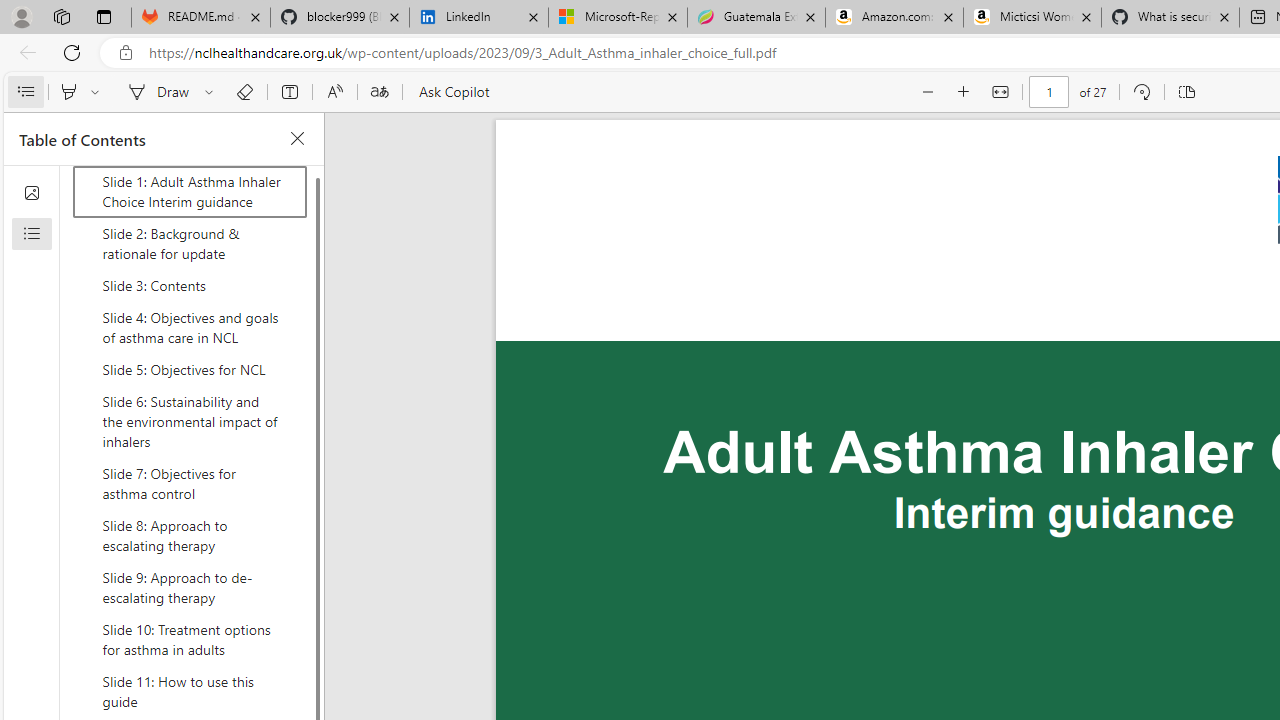 The height and width of the screenshot is (720, 1280). Describe the element at coordinates (452, 92) in the screenshot. I see `'Ask Copilot'` at that location.